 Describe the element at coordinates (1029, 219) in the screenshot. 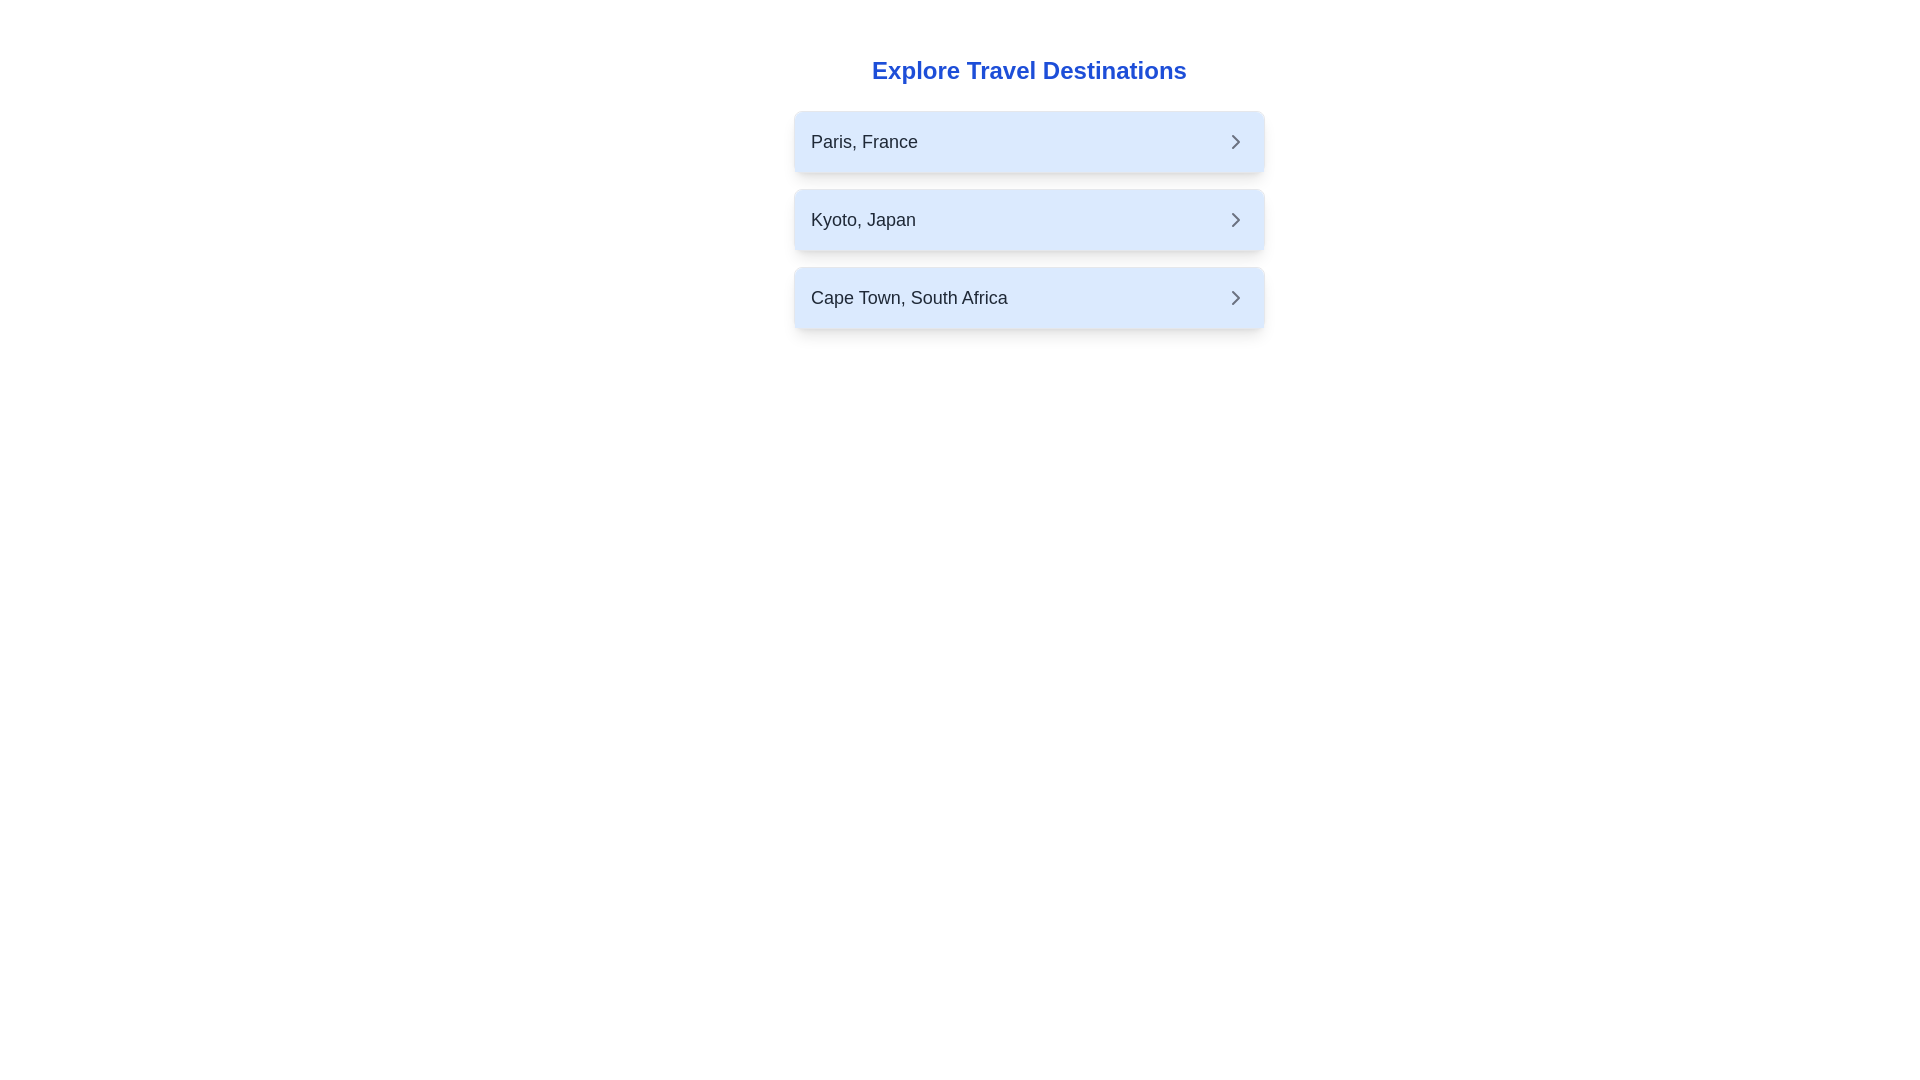

I see `the light blue button labeled 'Kyoto, Japan'` at that location.